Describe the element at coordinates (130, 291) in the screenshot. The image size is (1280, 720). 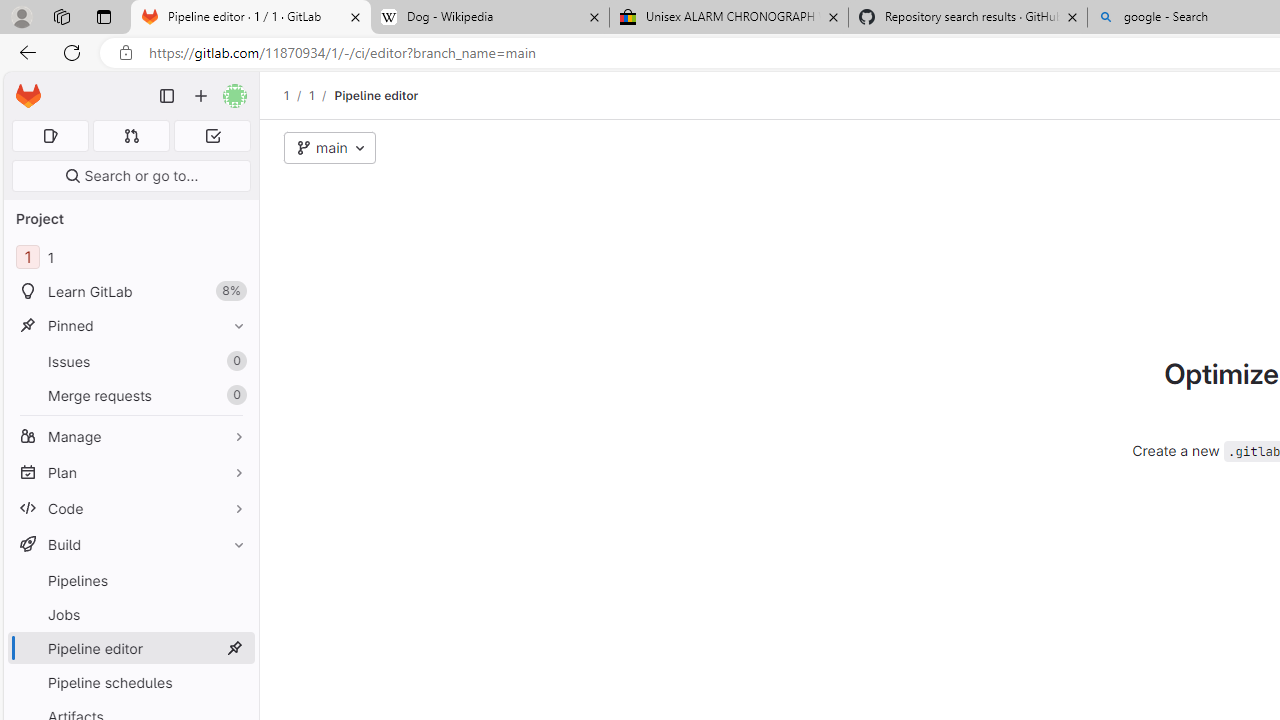
I see `'Learn GitLab 8%'` at that location.